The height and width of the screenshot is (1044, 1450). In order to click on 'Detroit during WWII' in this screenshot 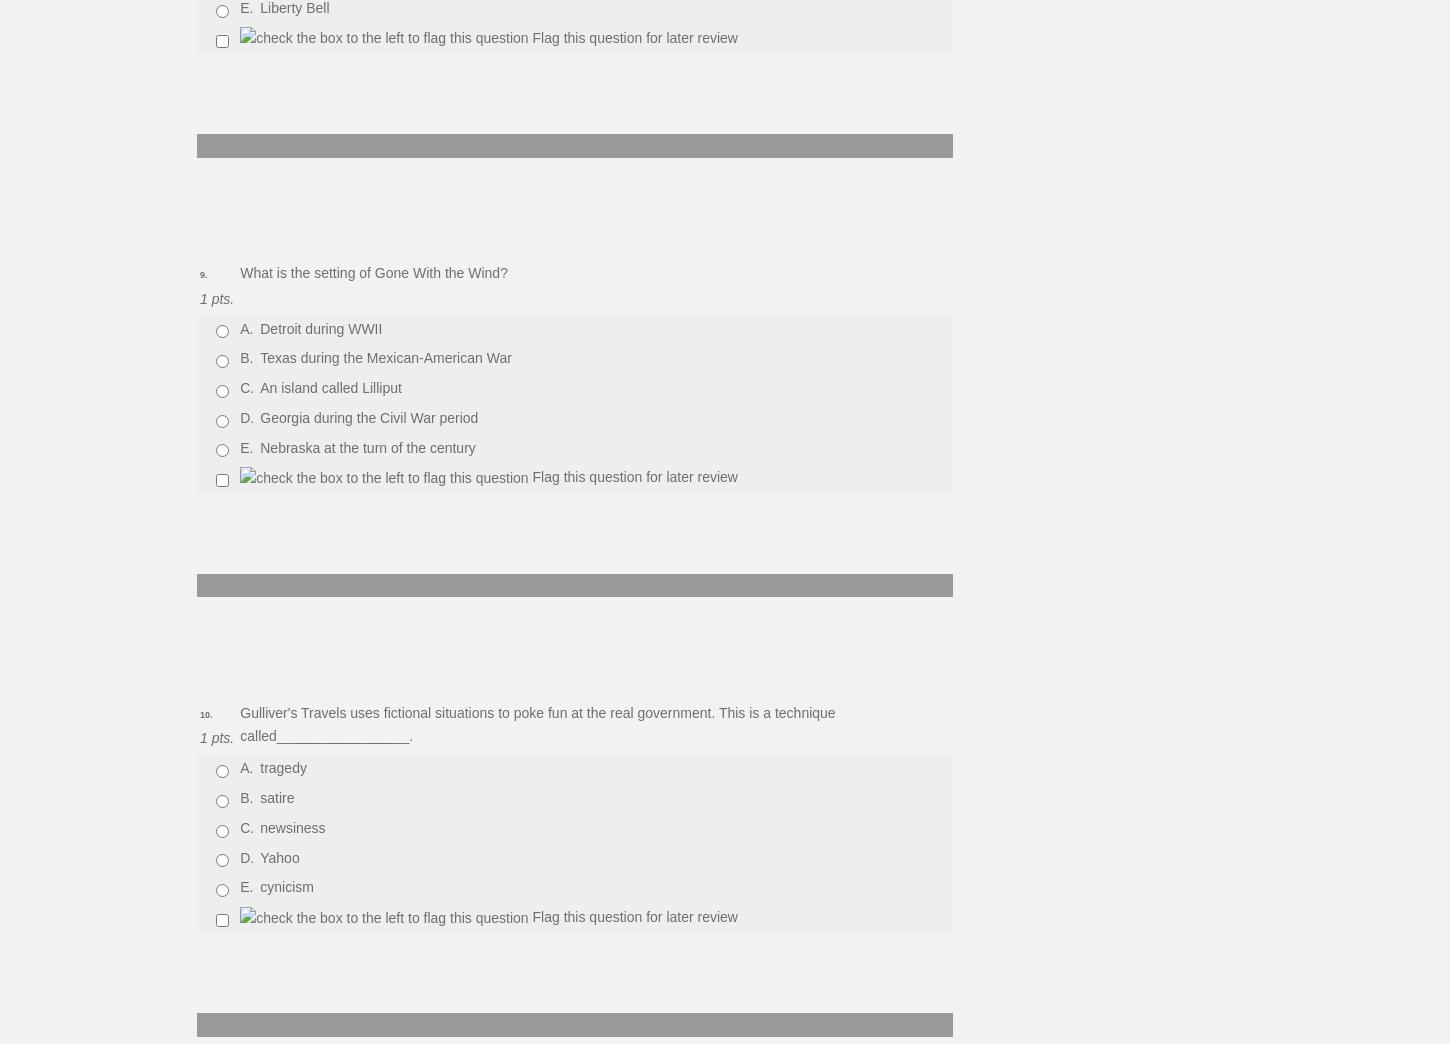, I will do `click(321, 328)`.